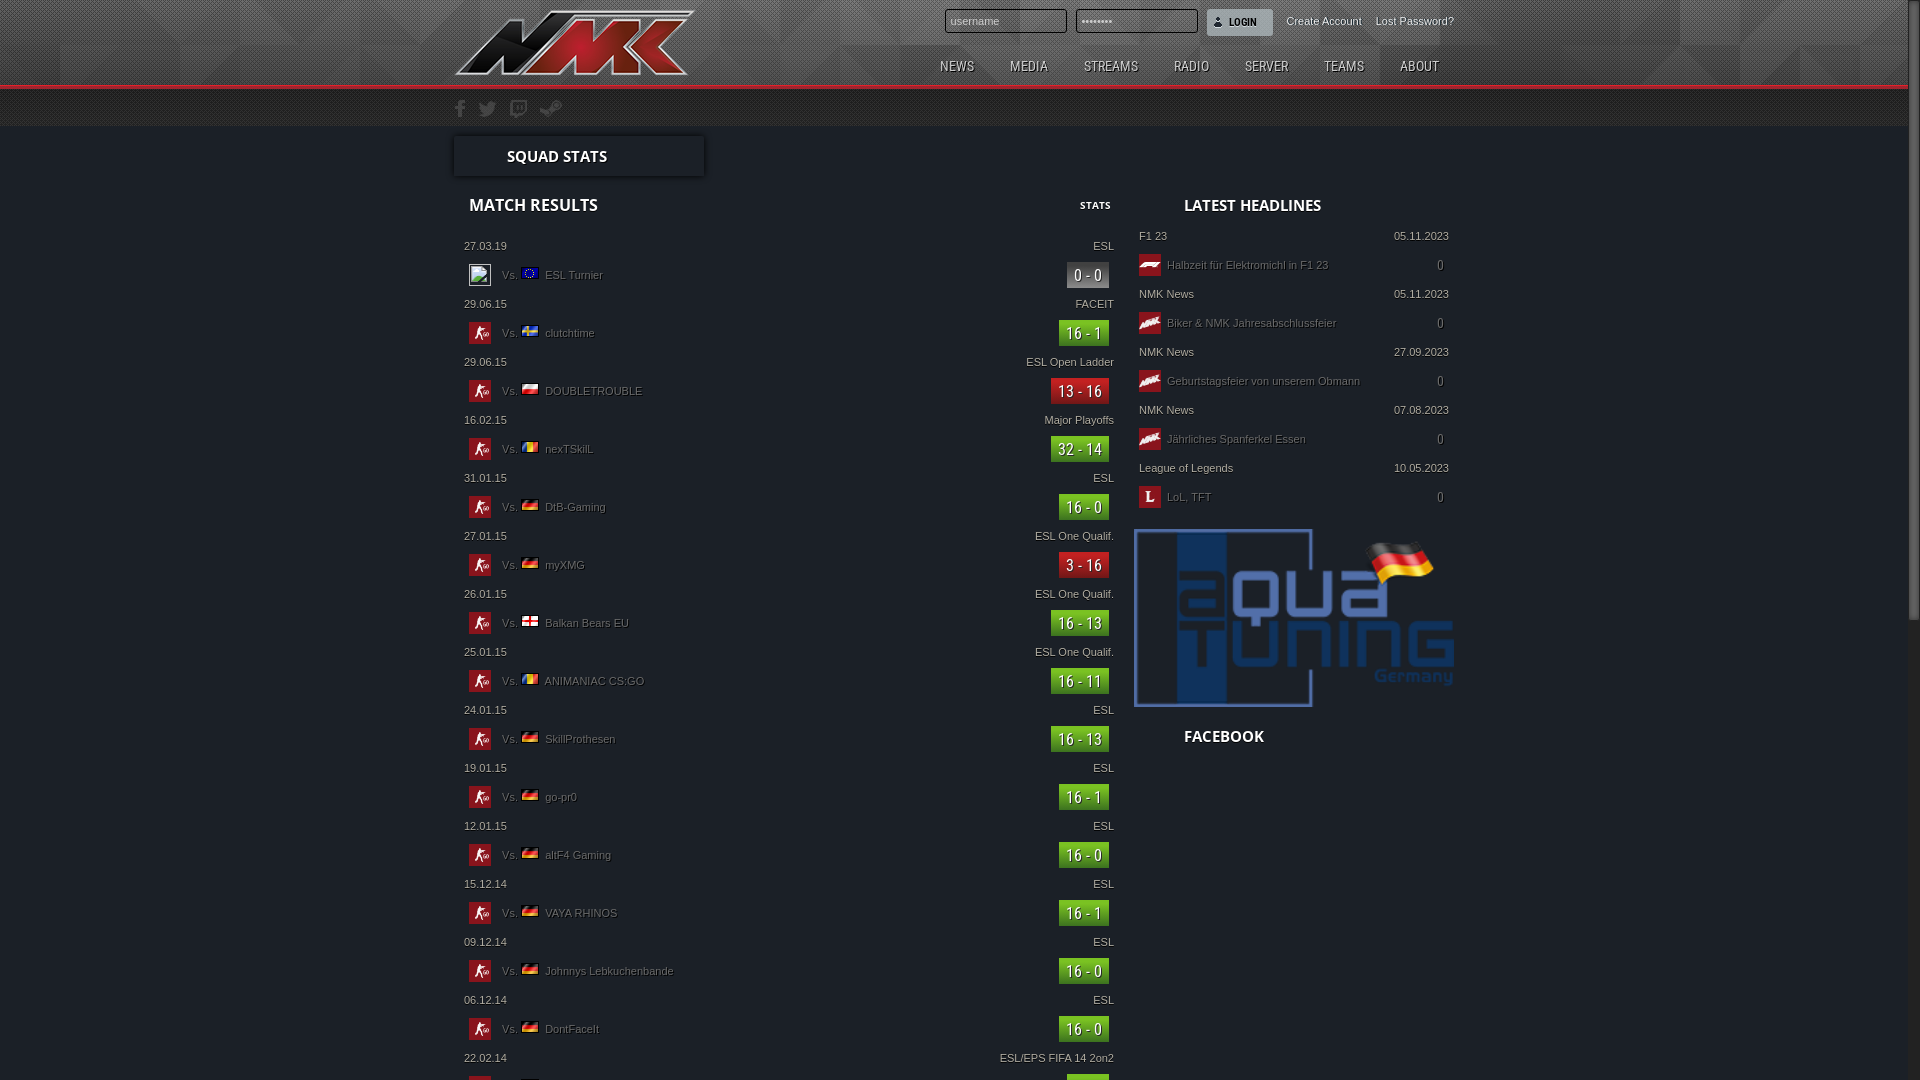 This screenshot has height=1080, width=1920. Describe the element at coordinates (1079, 204) in the screenshot. I see `'STATS'` at that location.